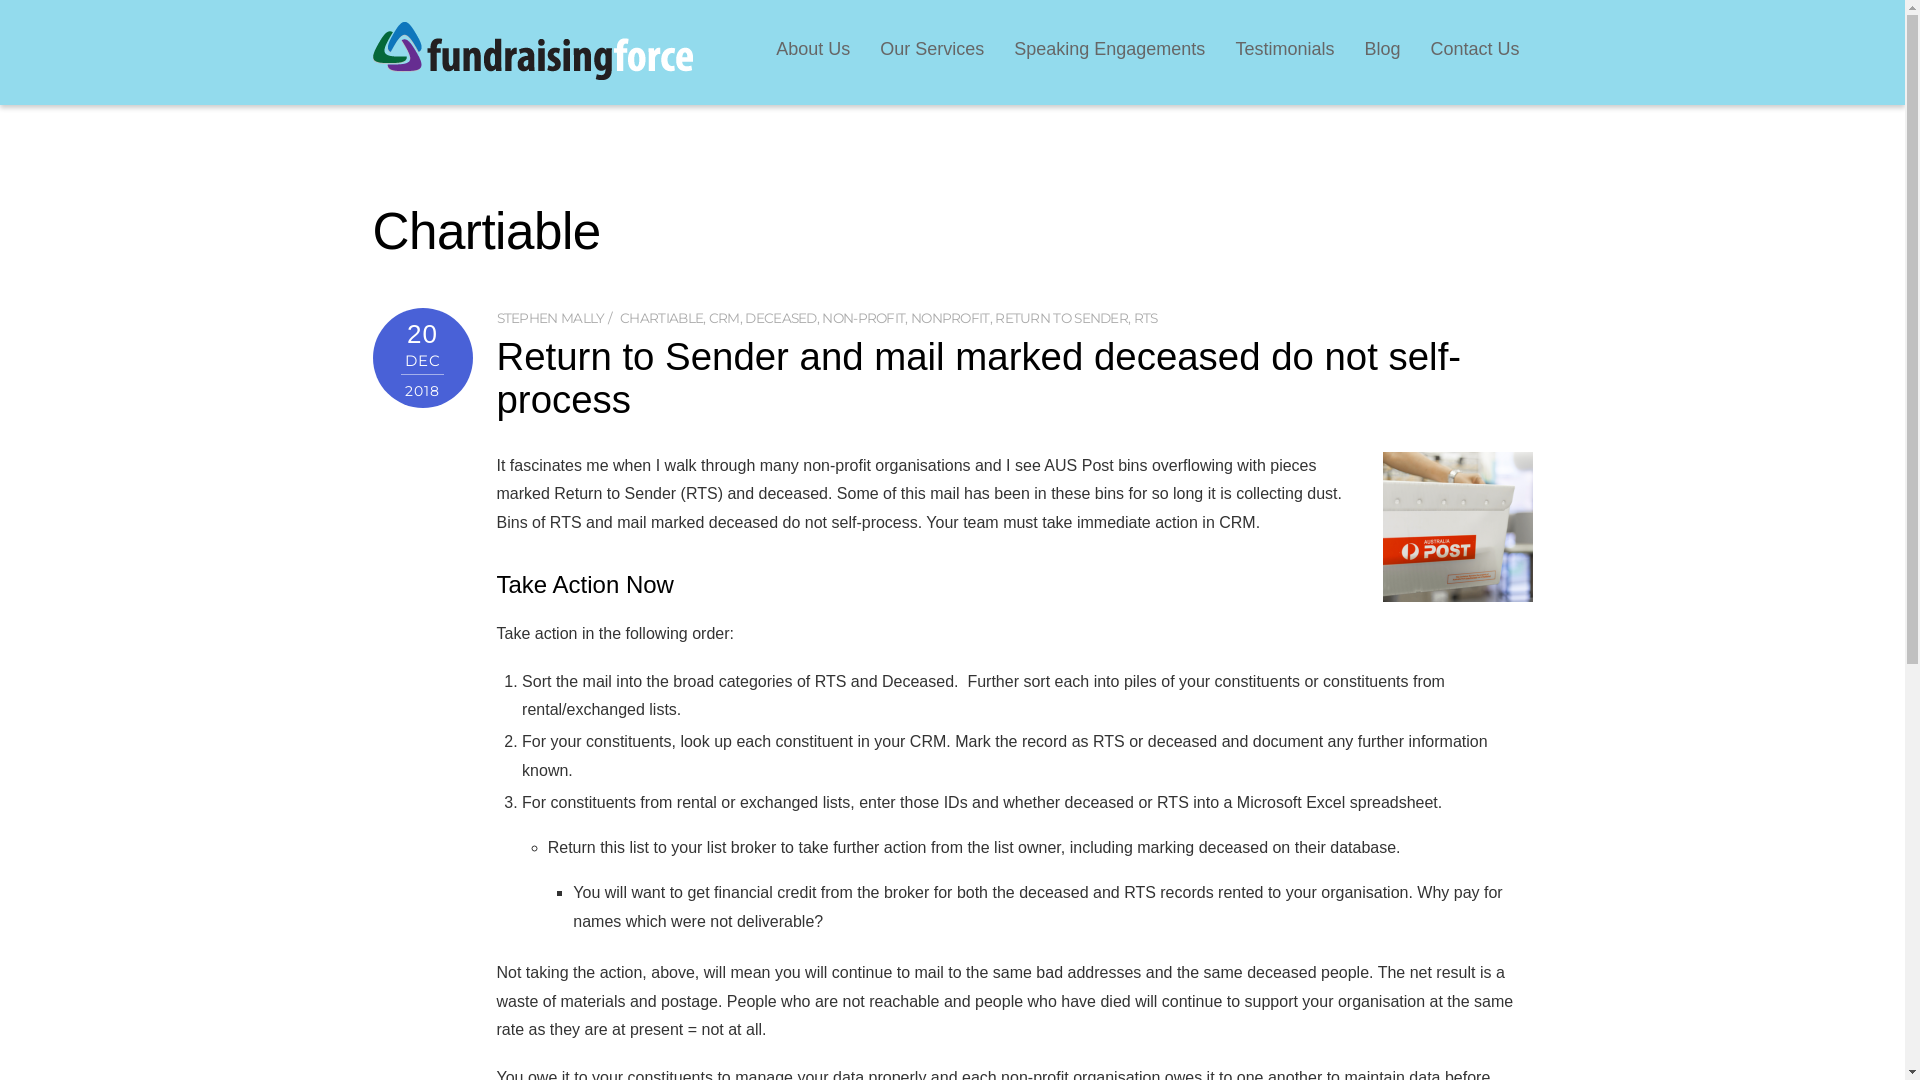 Image resolution: width=1920 pixels, height=1080 pixels. What do you see at coordinates (812, 45) in the screenshot?
I see `'About Us'` at bounding box center [812, 45].